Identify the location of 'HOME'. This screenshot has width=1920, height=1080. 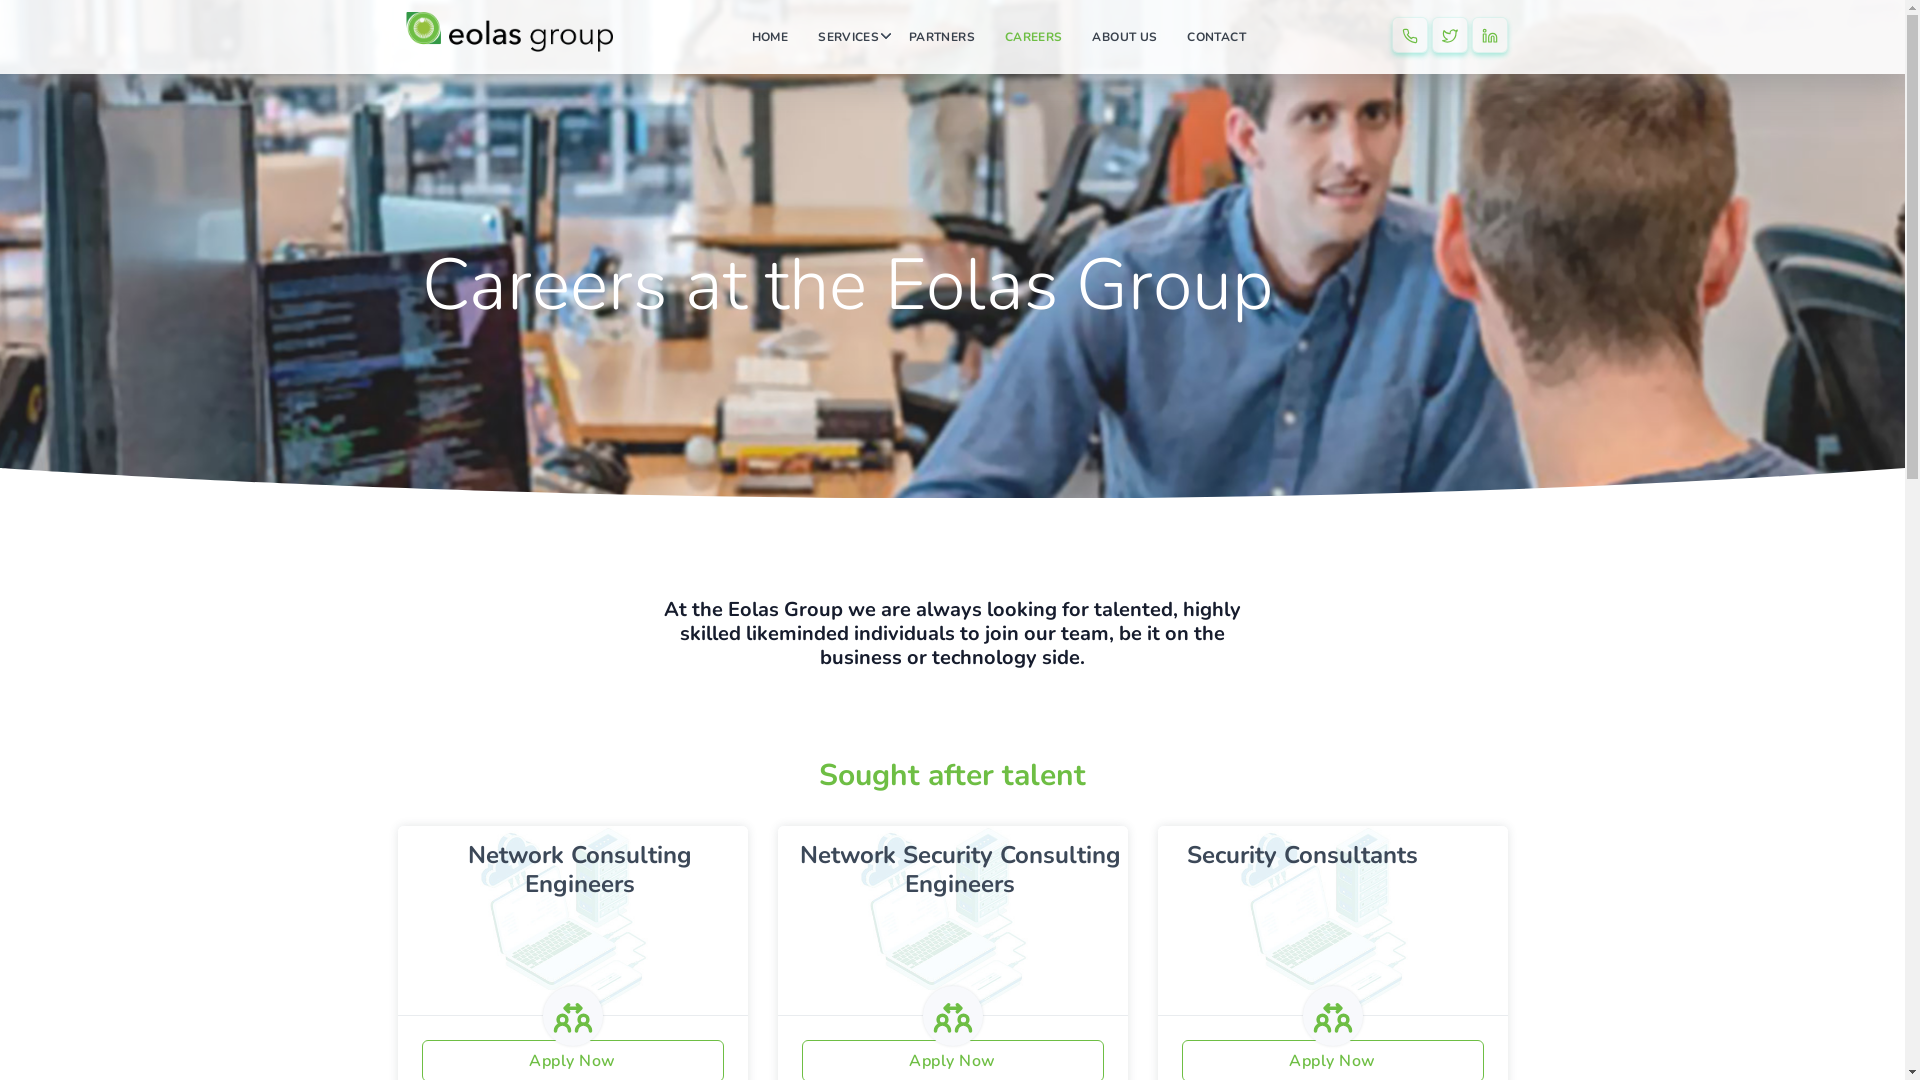
(768, 37).